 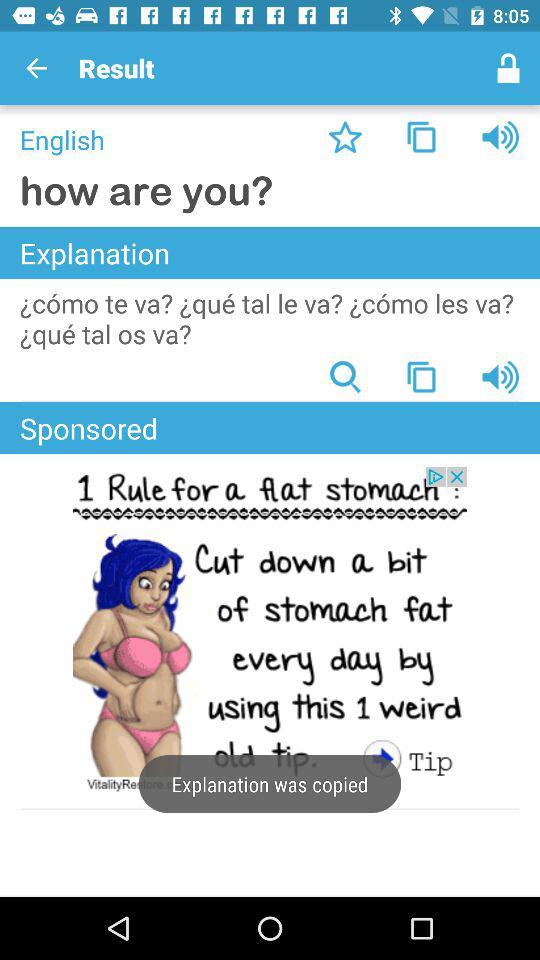 What do you see at coordinates (36, 68) in the screenshot?
I see `the icon to the left of result app` at bounding box center [36, 68].